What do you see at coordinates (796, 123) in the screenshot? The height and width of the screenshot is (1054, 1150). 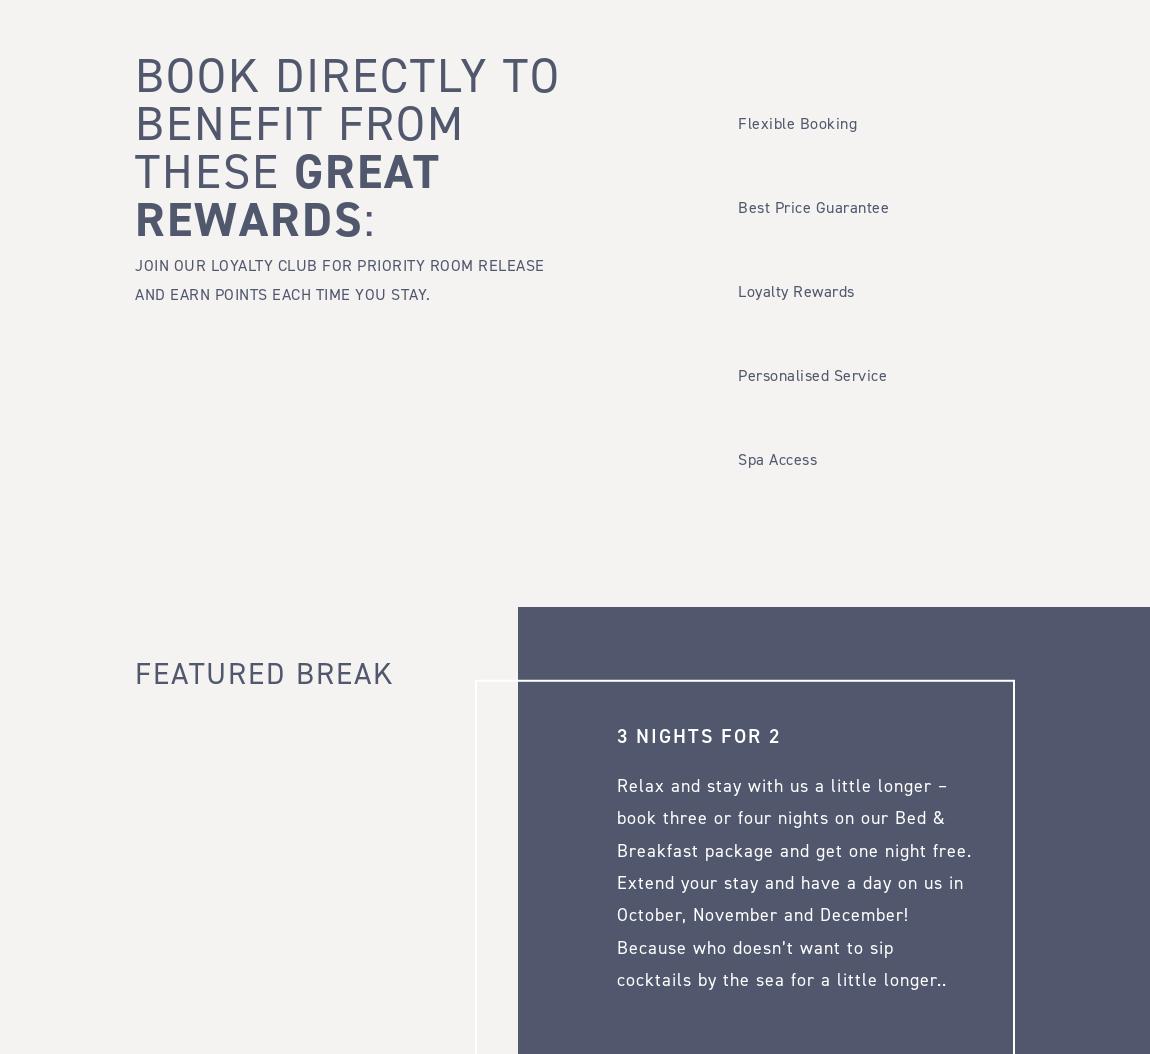 I see `'Flexible Booking'` at bounding box center [796, 123].